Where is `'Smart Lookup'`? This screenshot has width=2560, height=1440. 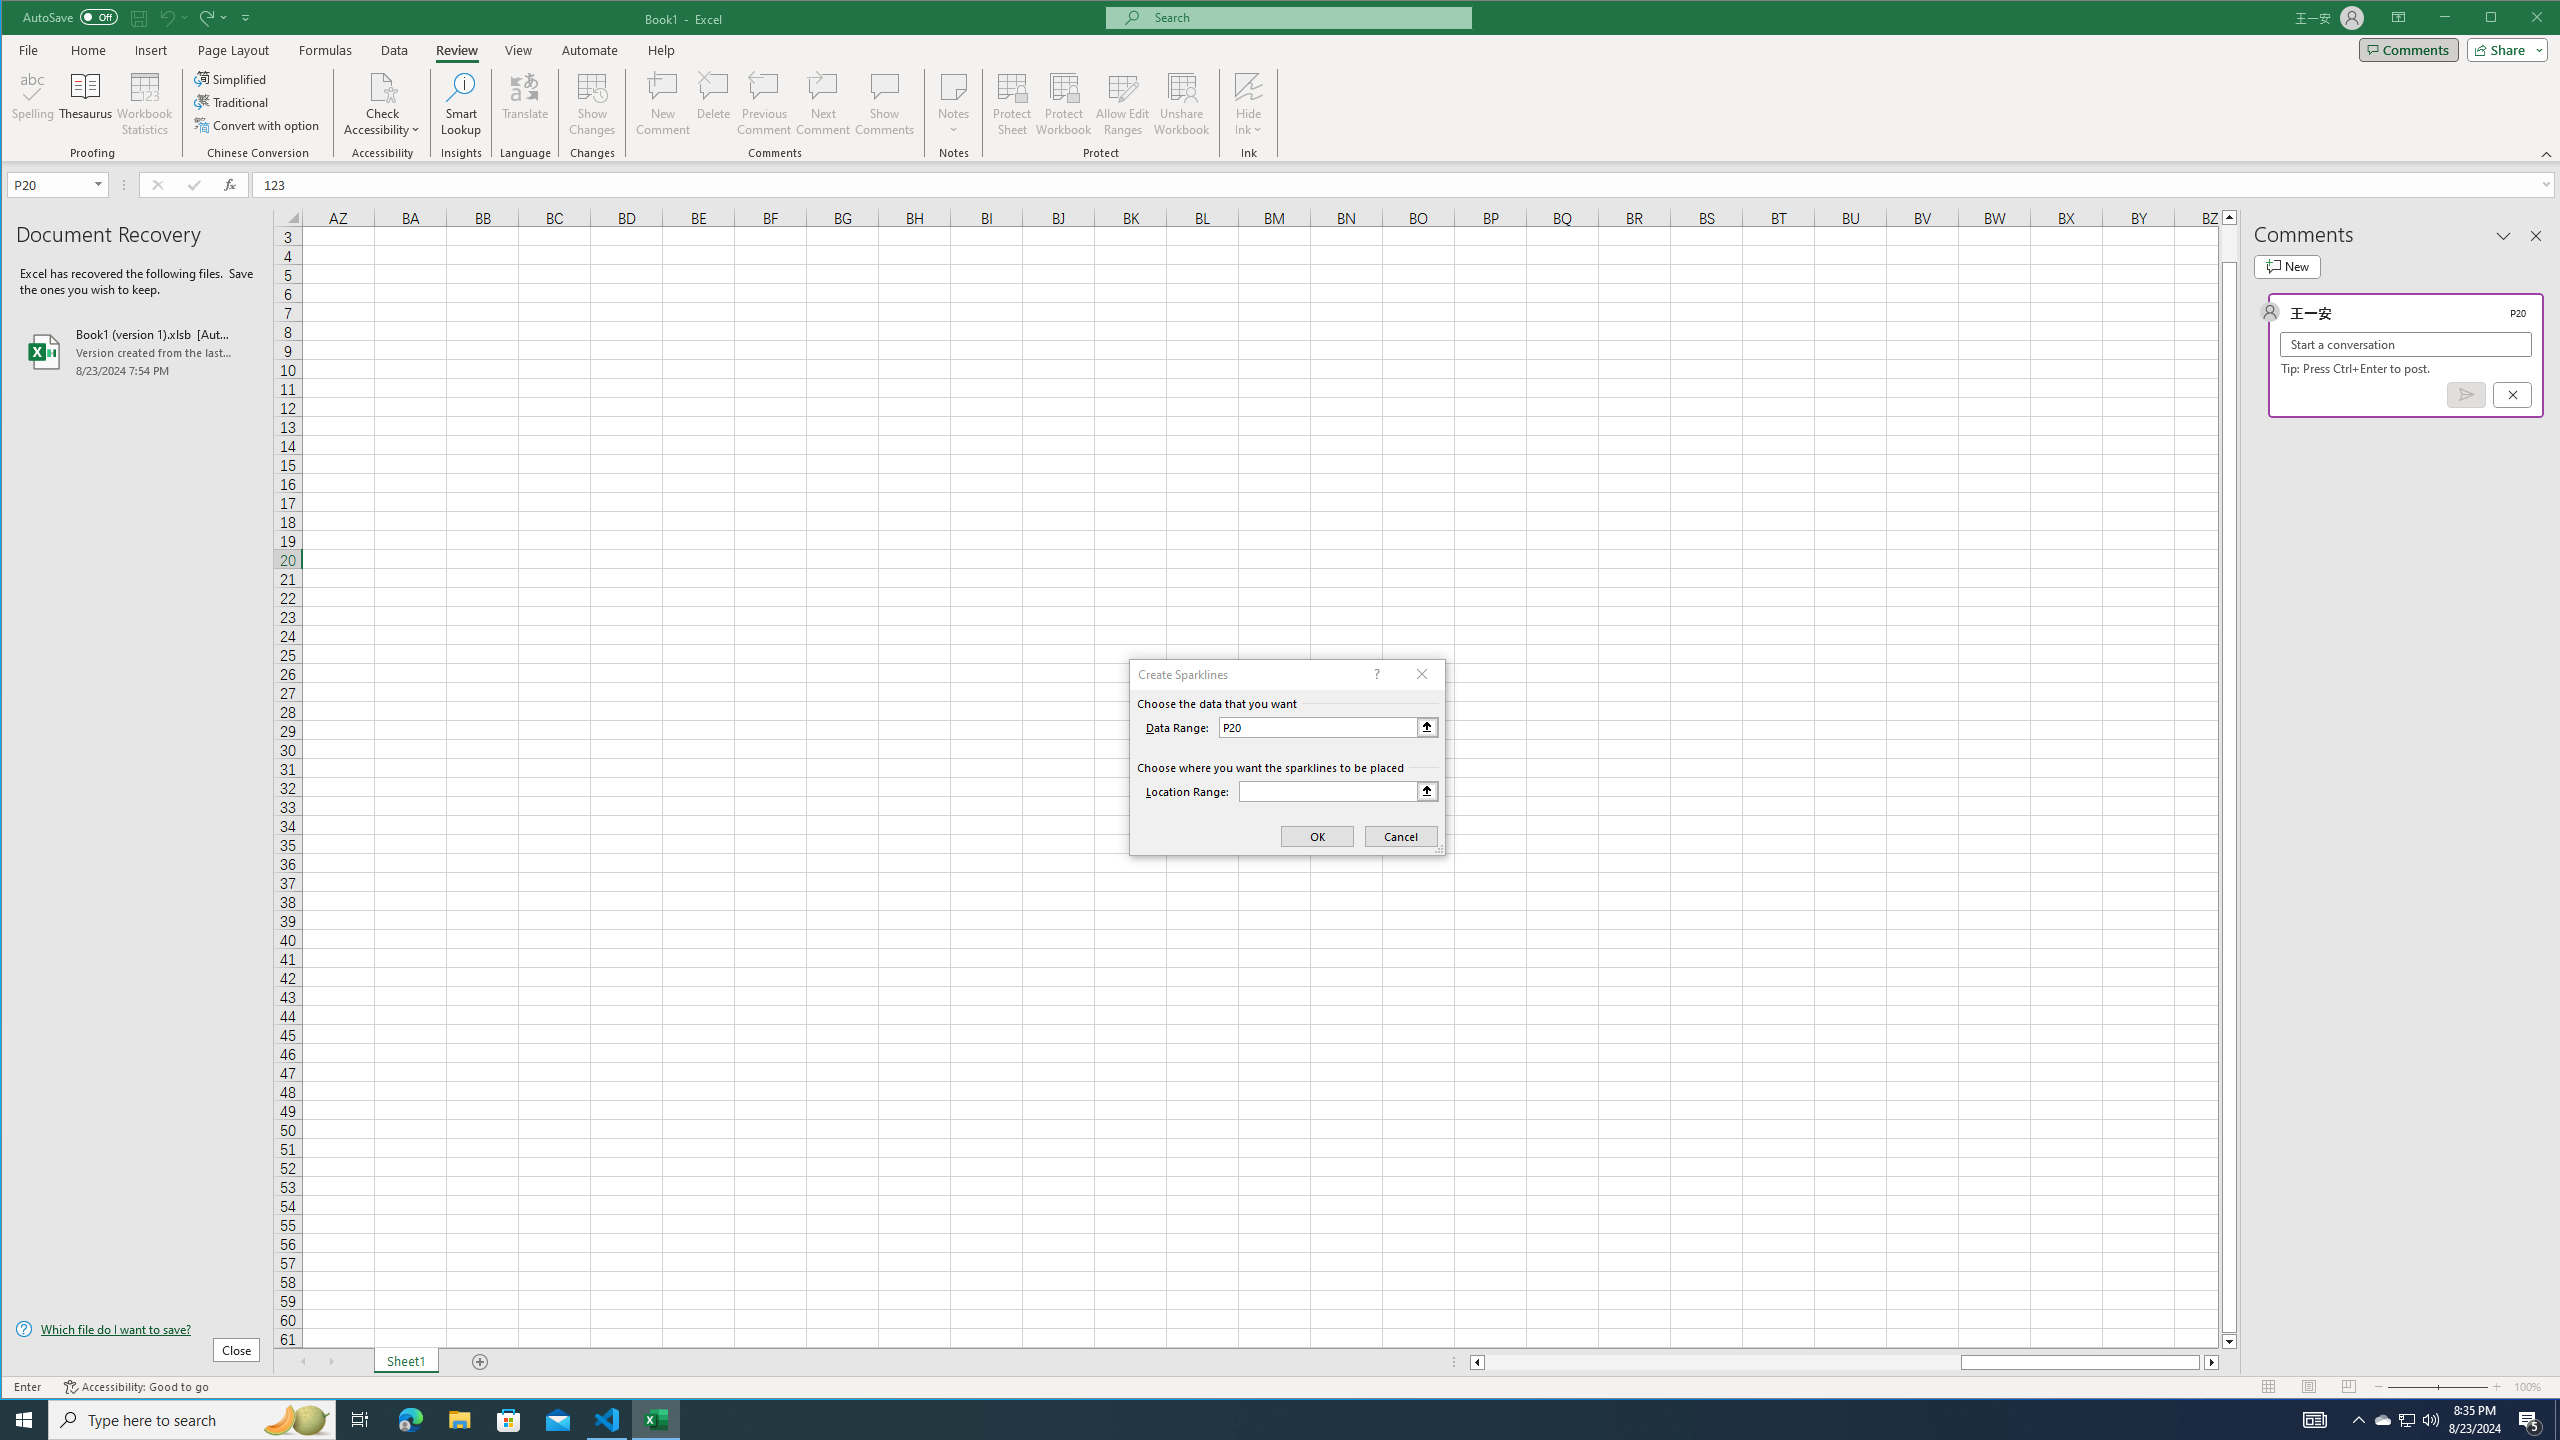
'Smart Lookup' is located at coordinates (460, 103).